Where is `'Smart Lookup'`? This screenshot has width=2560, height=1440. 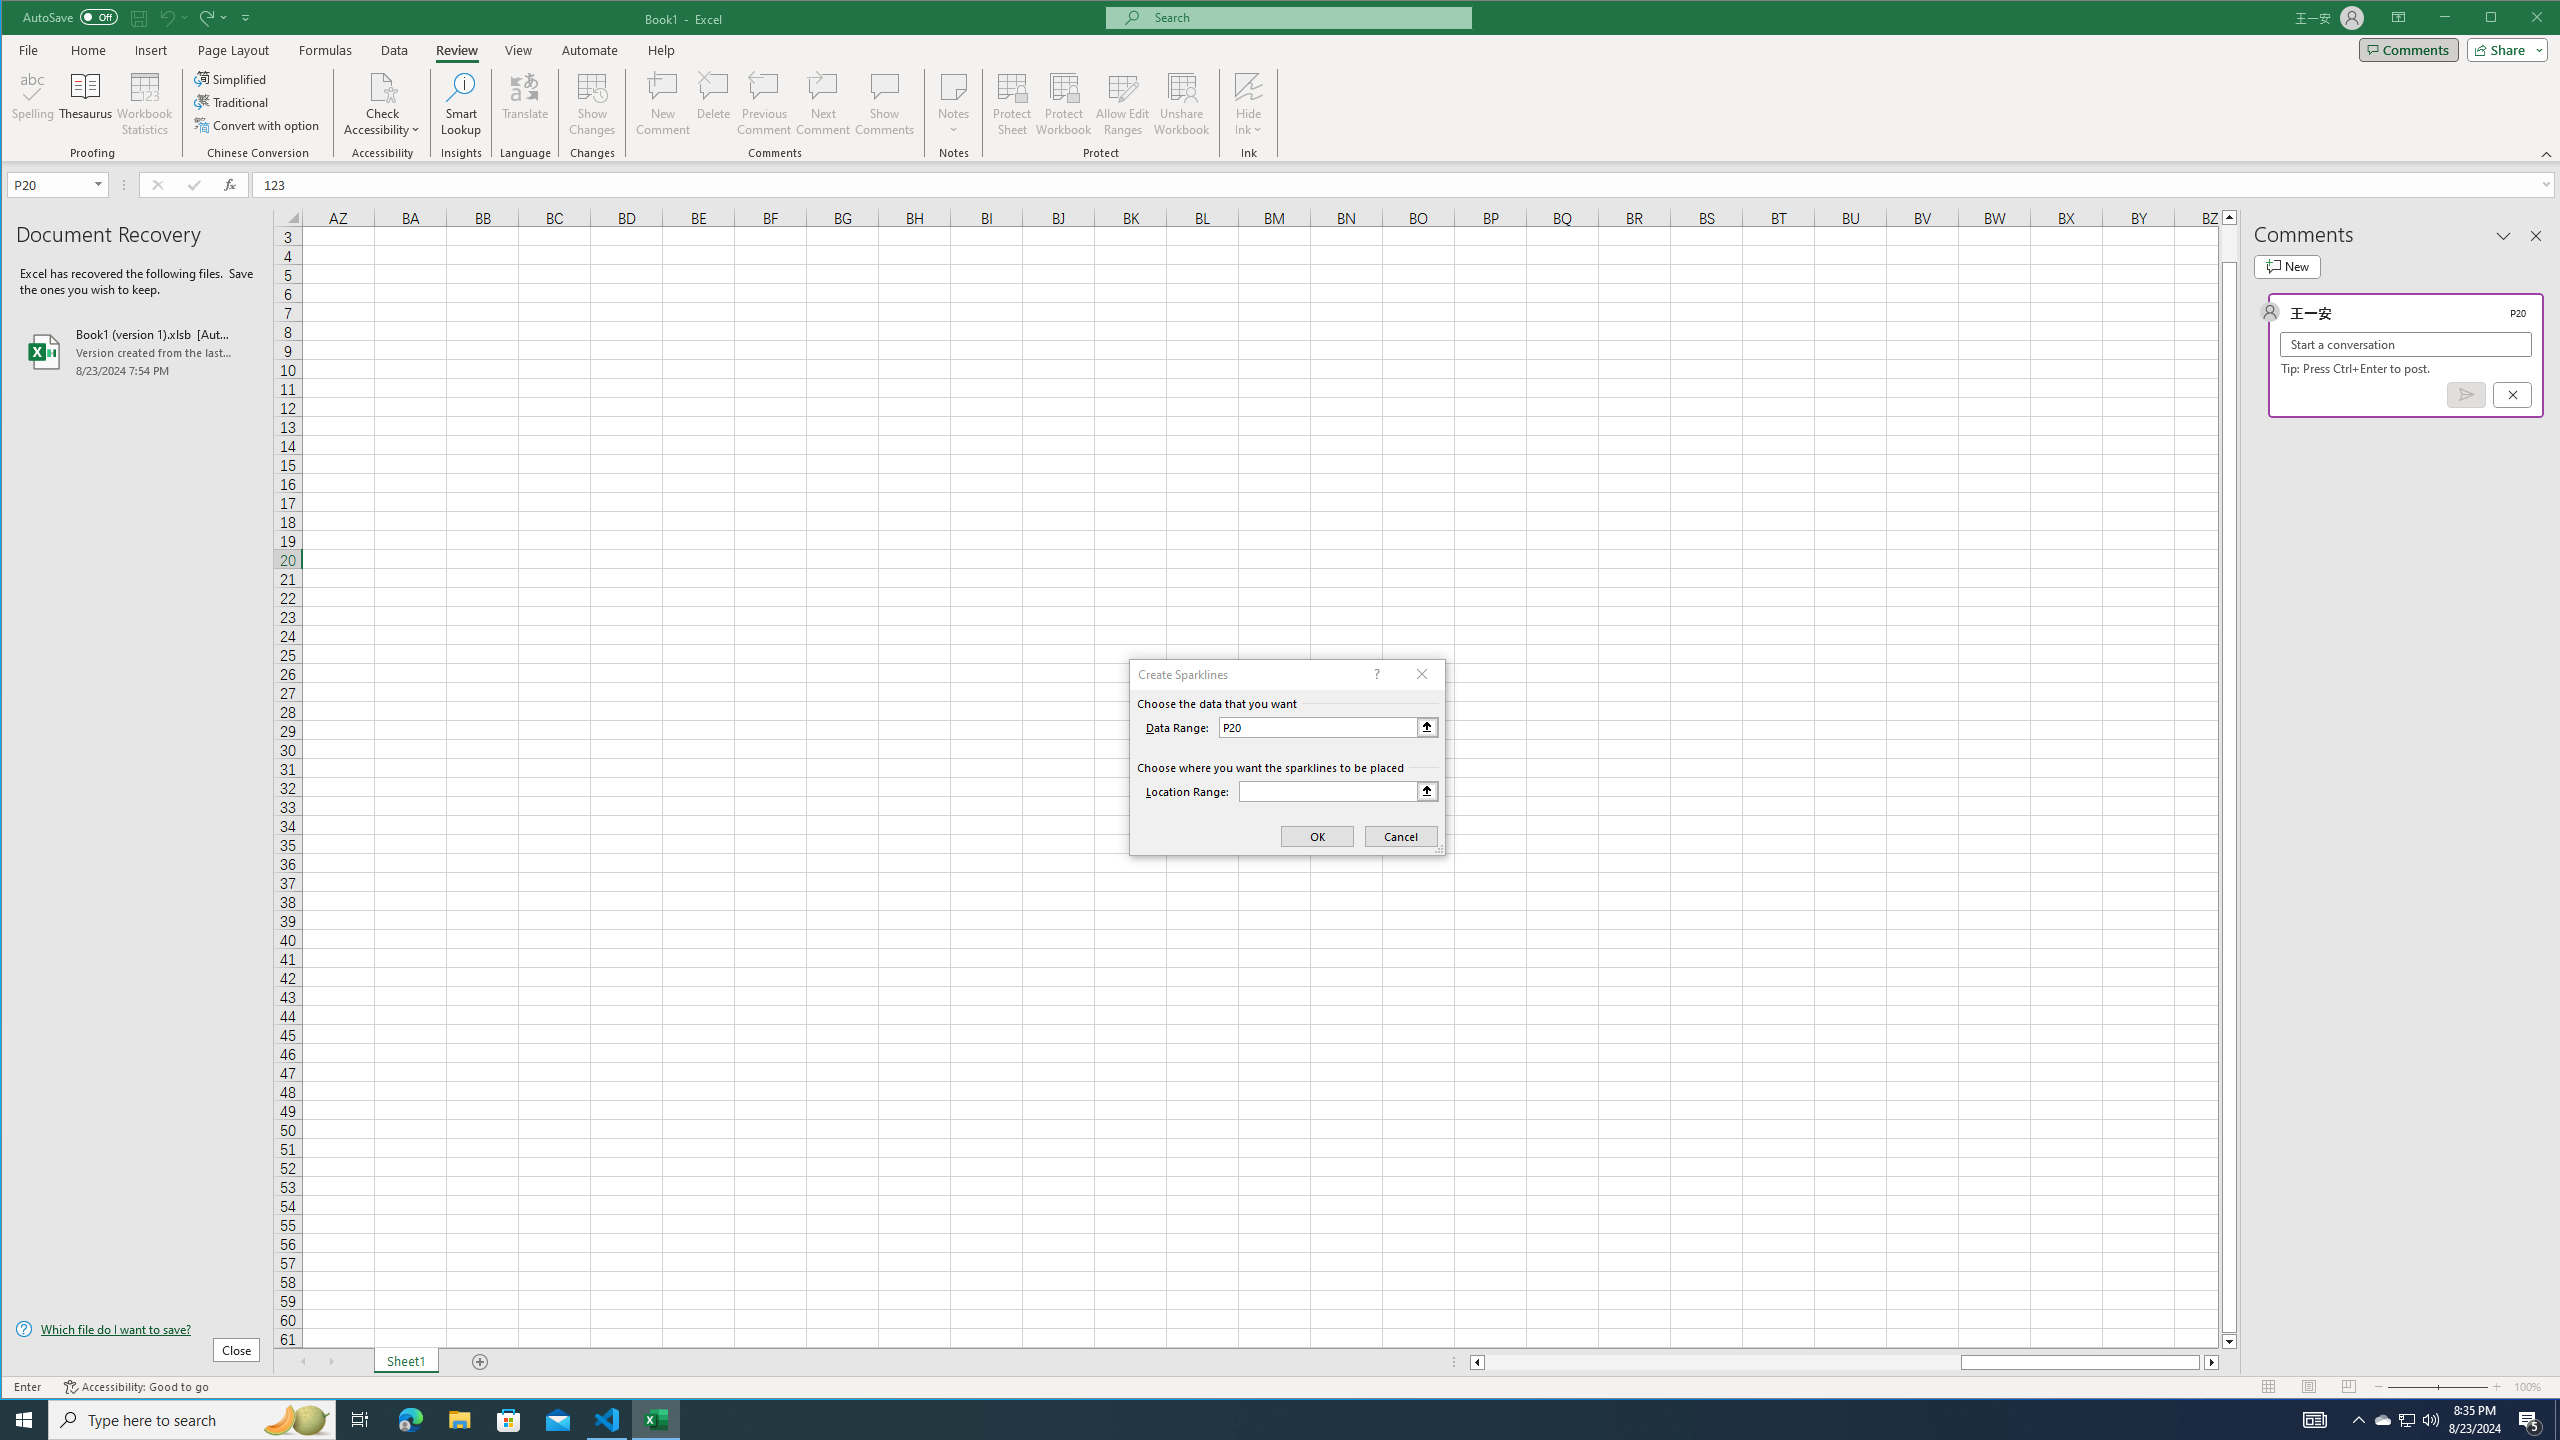
'Smart Lookup' is located at coordinates (460, 103).